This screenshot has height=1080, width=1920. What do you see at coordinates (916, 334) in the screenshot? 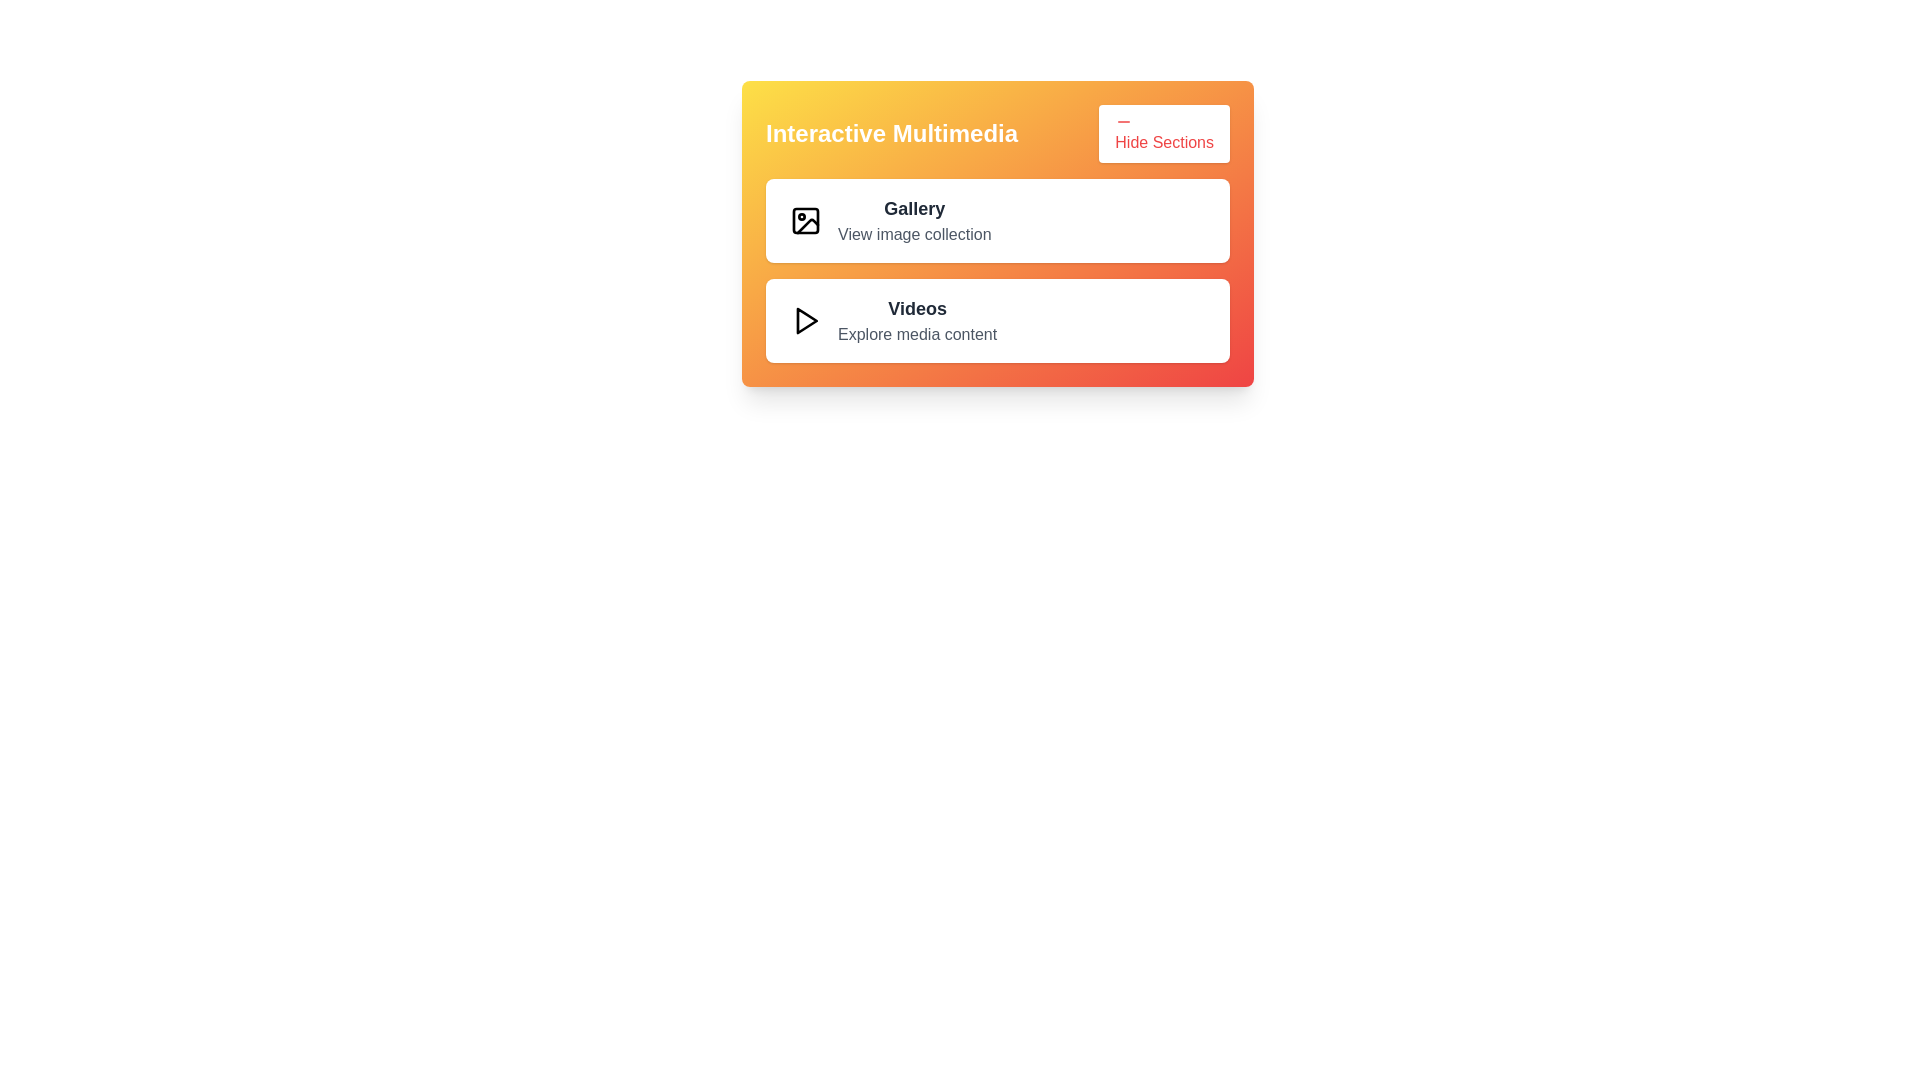
I see `descriptive subtitle text label located directly underneath the bold title 'Videos' in the middle-right section of the interface for additional information` at bounding box center [916, 334].